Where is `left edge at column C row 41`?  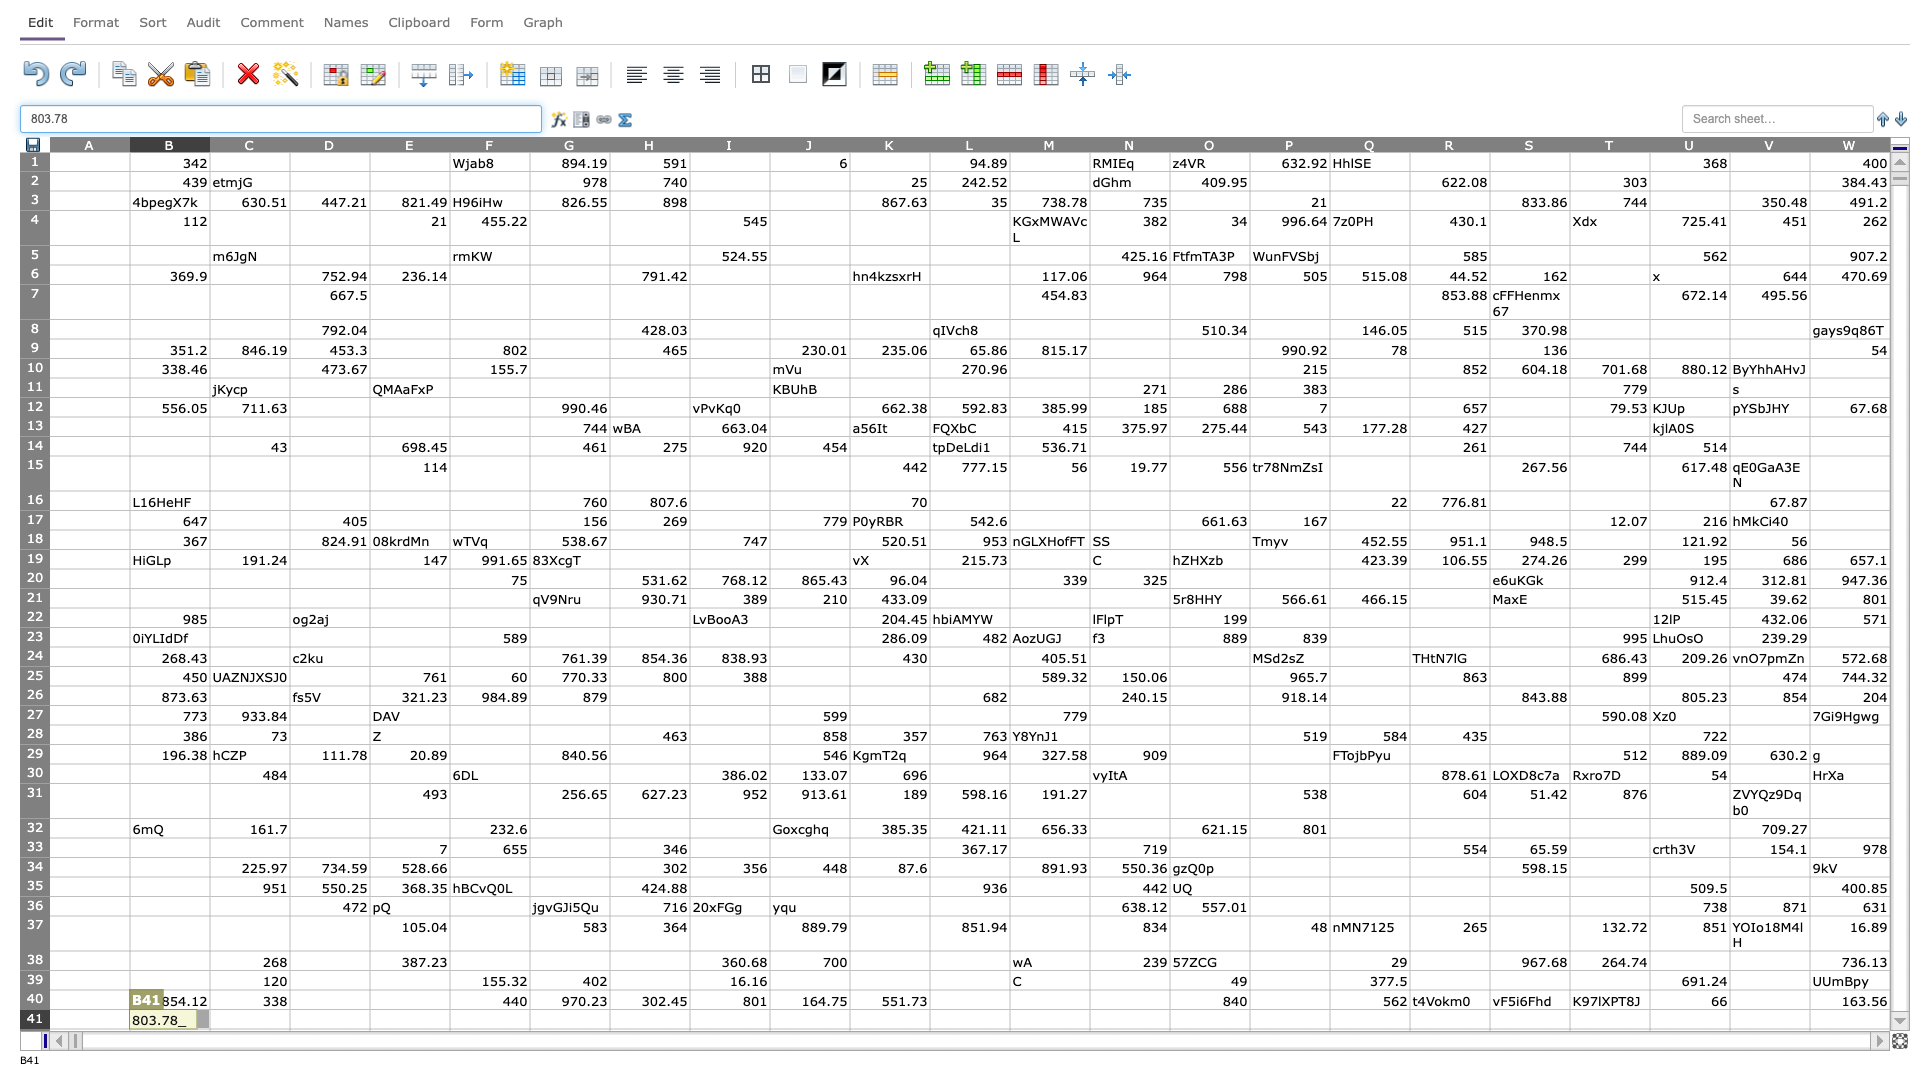 left edge at column C row 41 is located at coordinates (210, 1019).